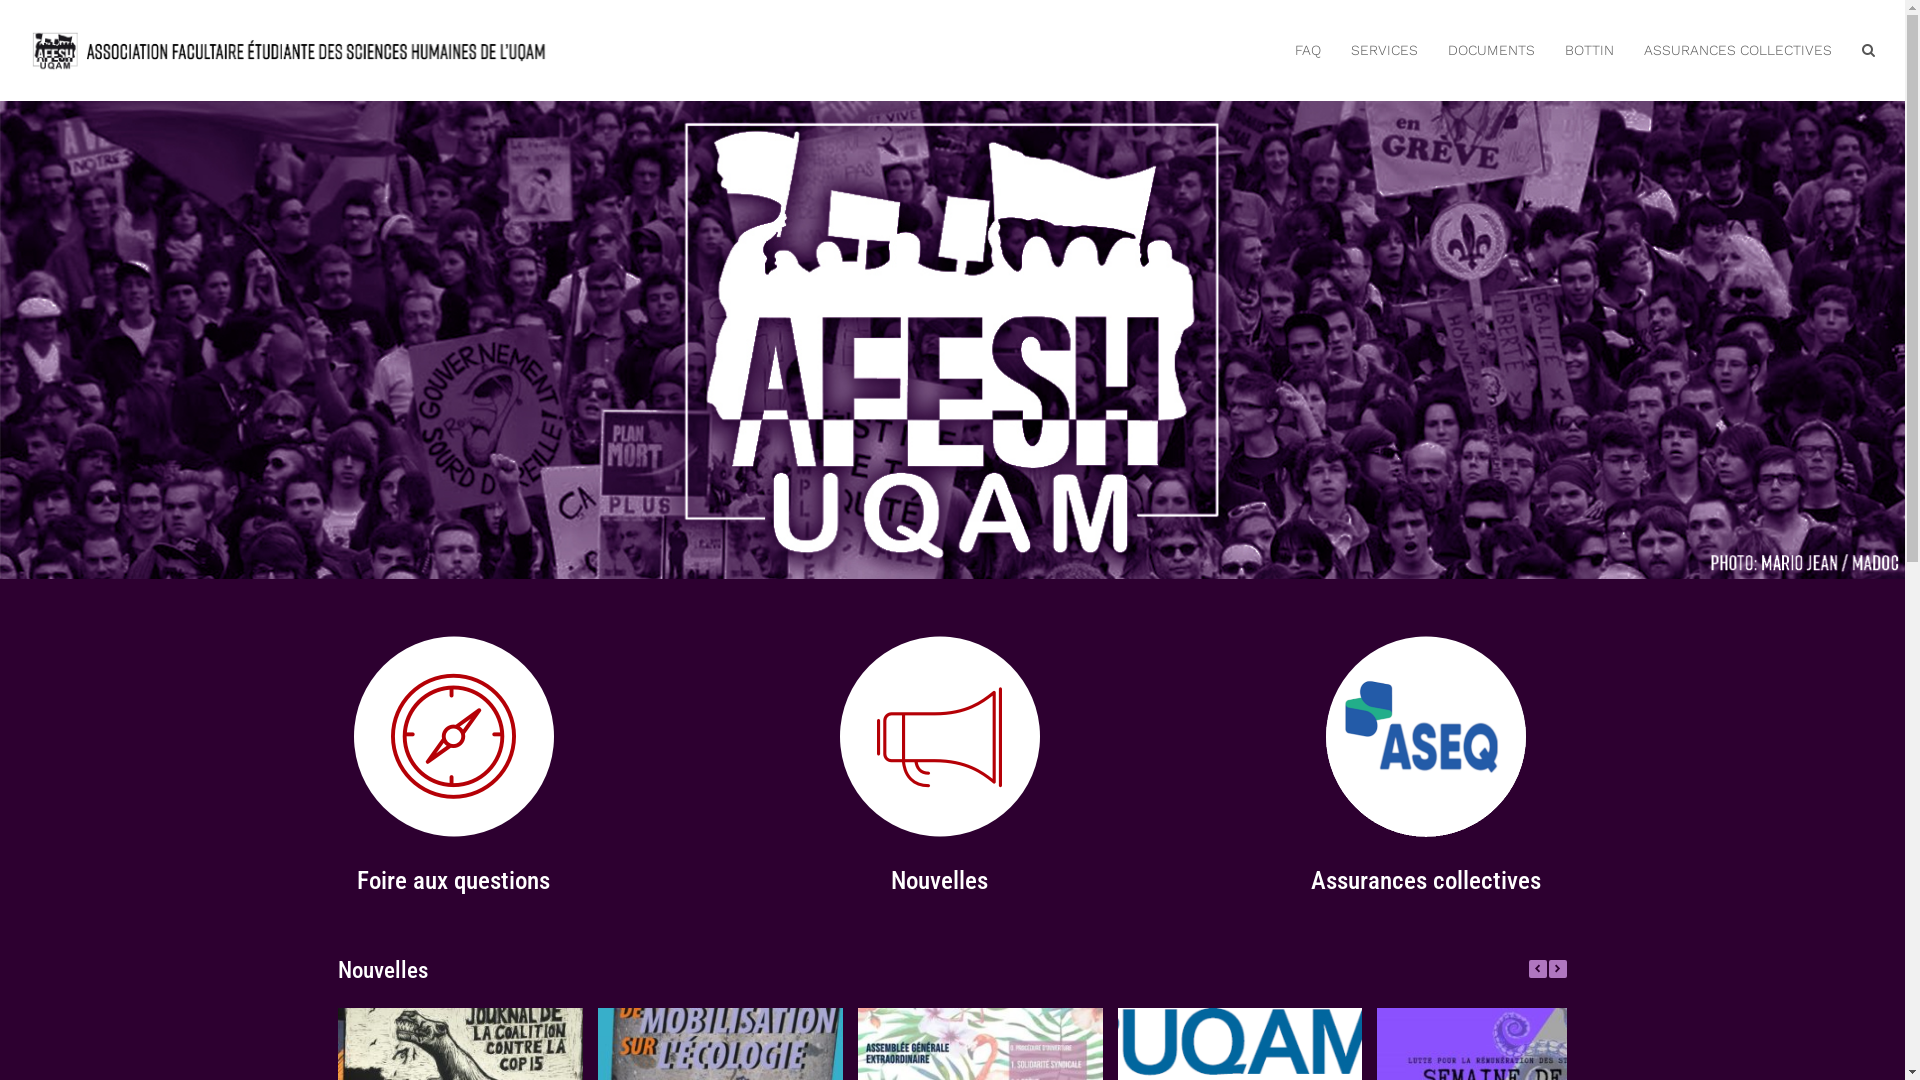 Image resolution: width=1920 pixels, height=1080 pixels. I want to click on 'Foire aux questions', so click(356, 879).